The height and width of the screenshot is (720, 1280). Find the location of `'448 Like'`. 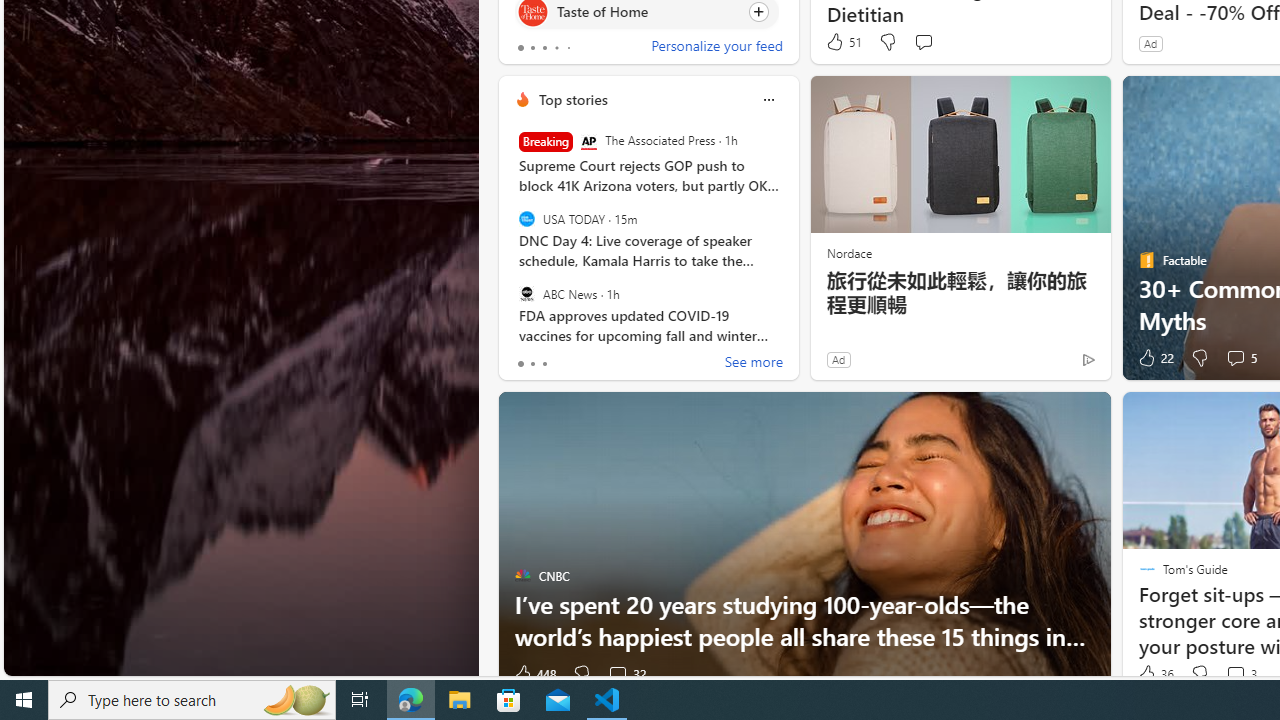

'448 Like' is located at coordinates (534, 674).